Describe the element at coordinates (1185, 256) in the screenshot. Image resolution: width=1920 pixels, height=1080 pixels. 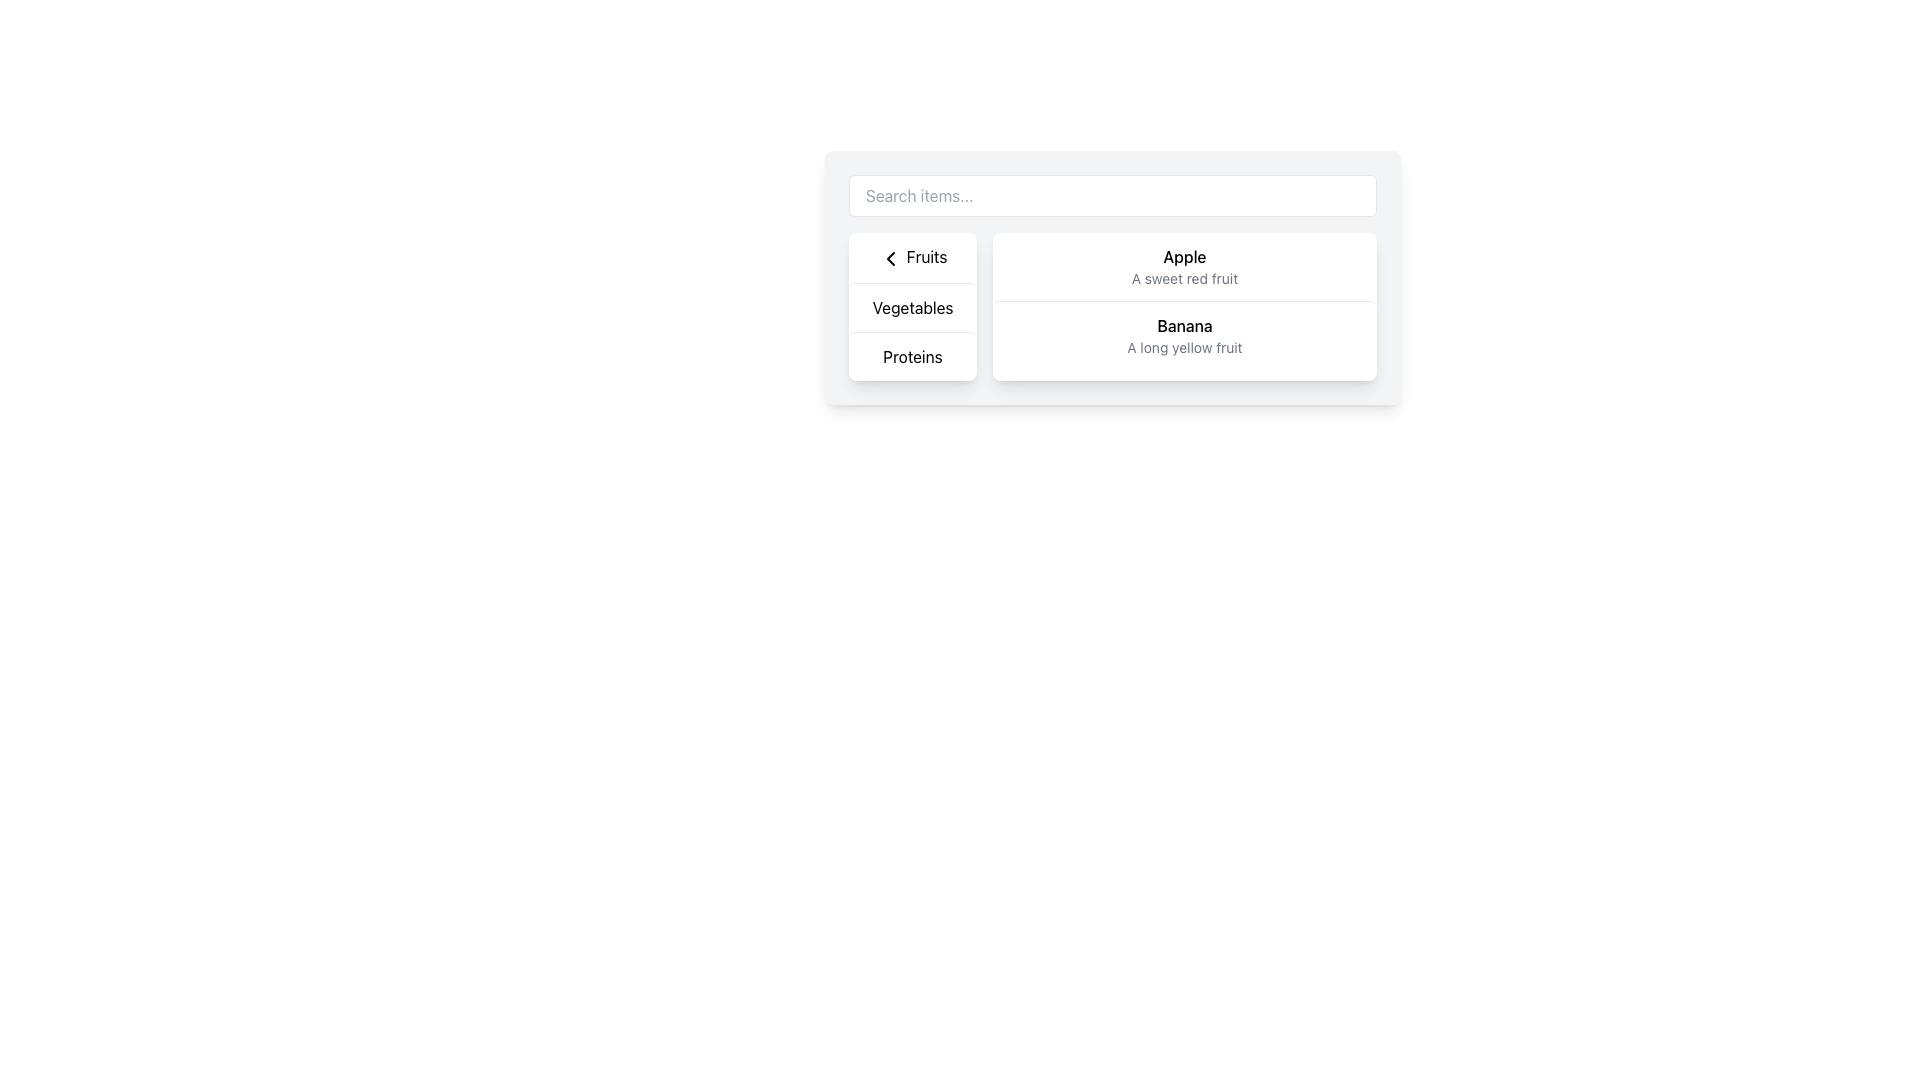
I see `the text label for the fruit 'Apple'` at that location.